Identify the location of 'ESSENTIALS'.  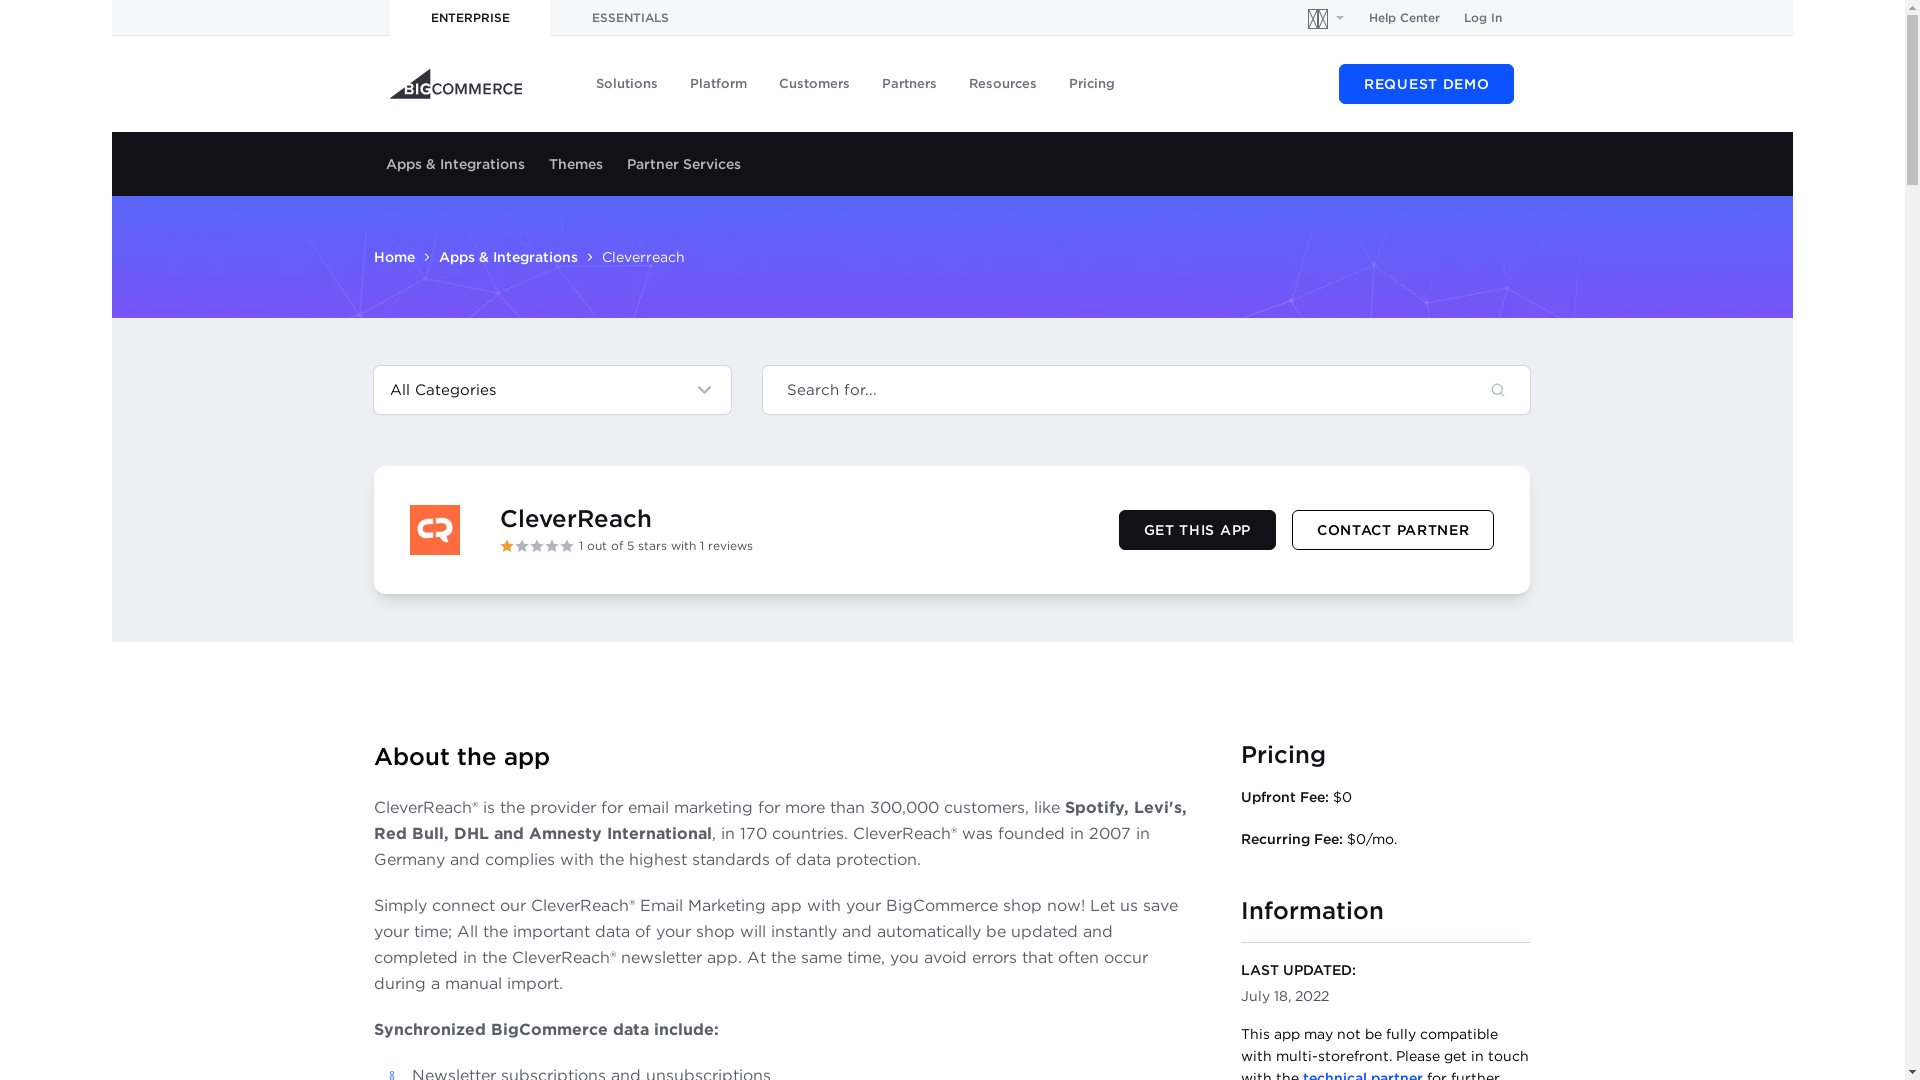
(628, 18).